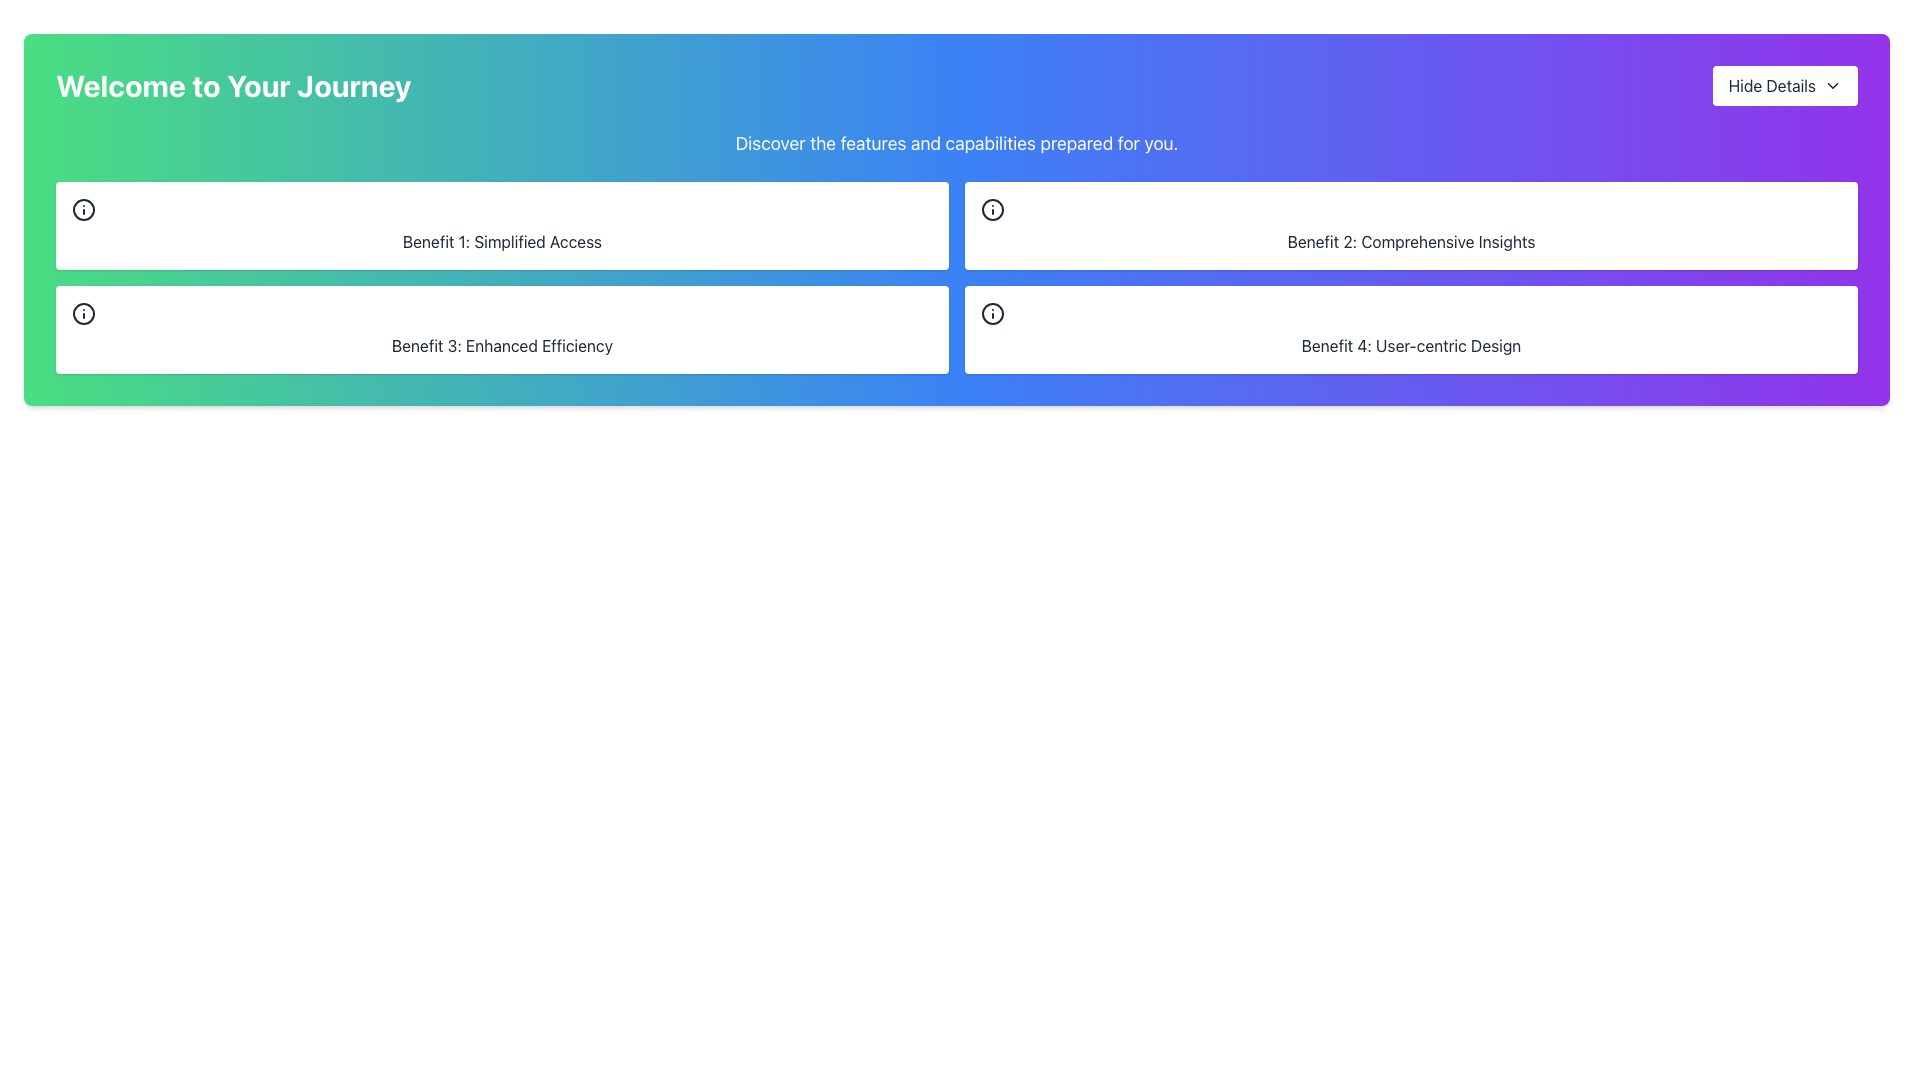 Image resolution: width=1920 pixels, height=1080 pixels. I want to click on the information icon embedded within the second card titled 'Benefit 2: Comprehensive Insights', so click(993, 209).